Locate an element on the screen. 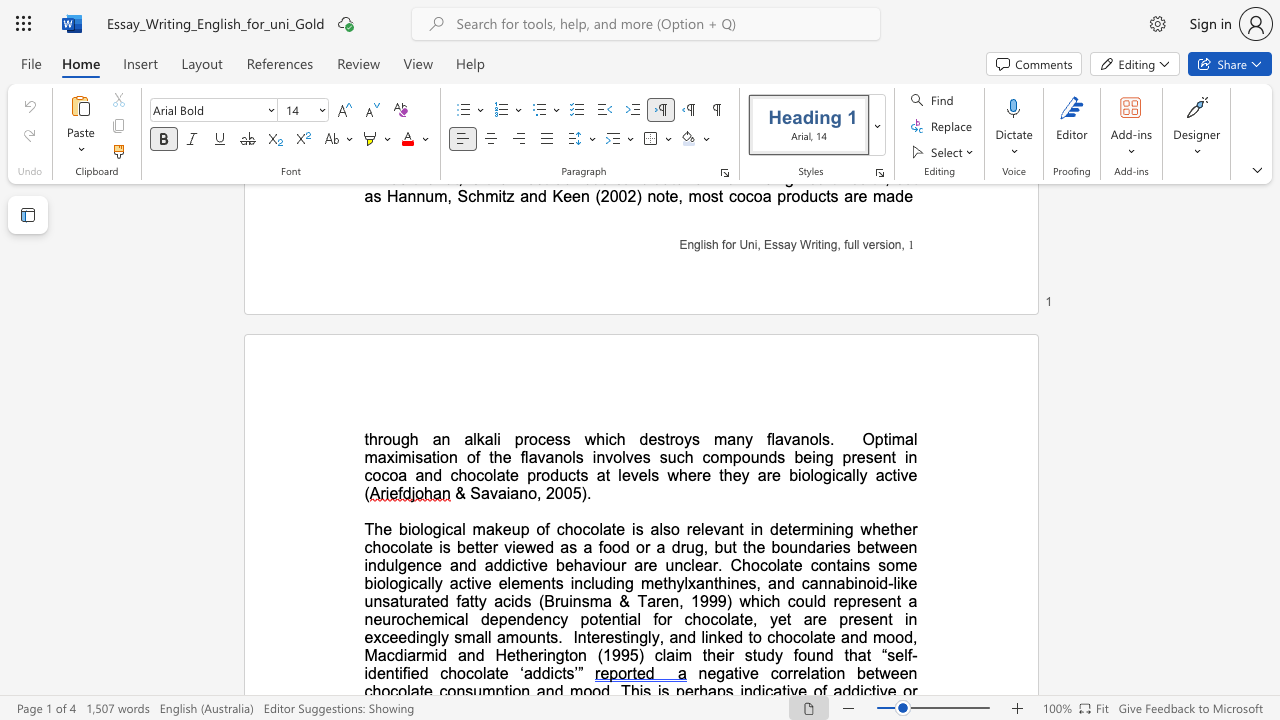 The image size is (1280, 720). the subset text "ough an alkali process which destroy" within the text "through an alkali process which destroys many flavanols" is located at coordinates (383, 438).